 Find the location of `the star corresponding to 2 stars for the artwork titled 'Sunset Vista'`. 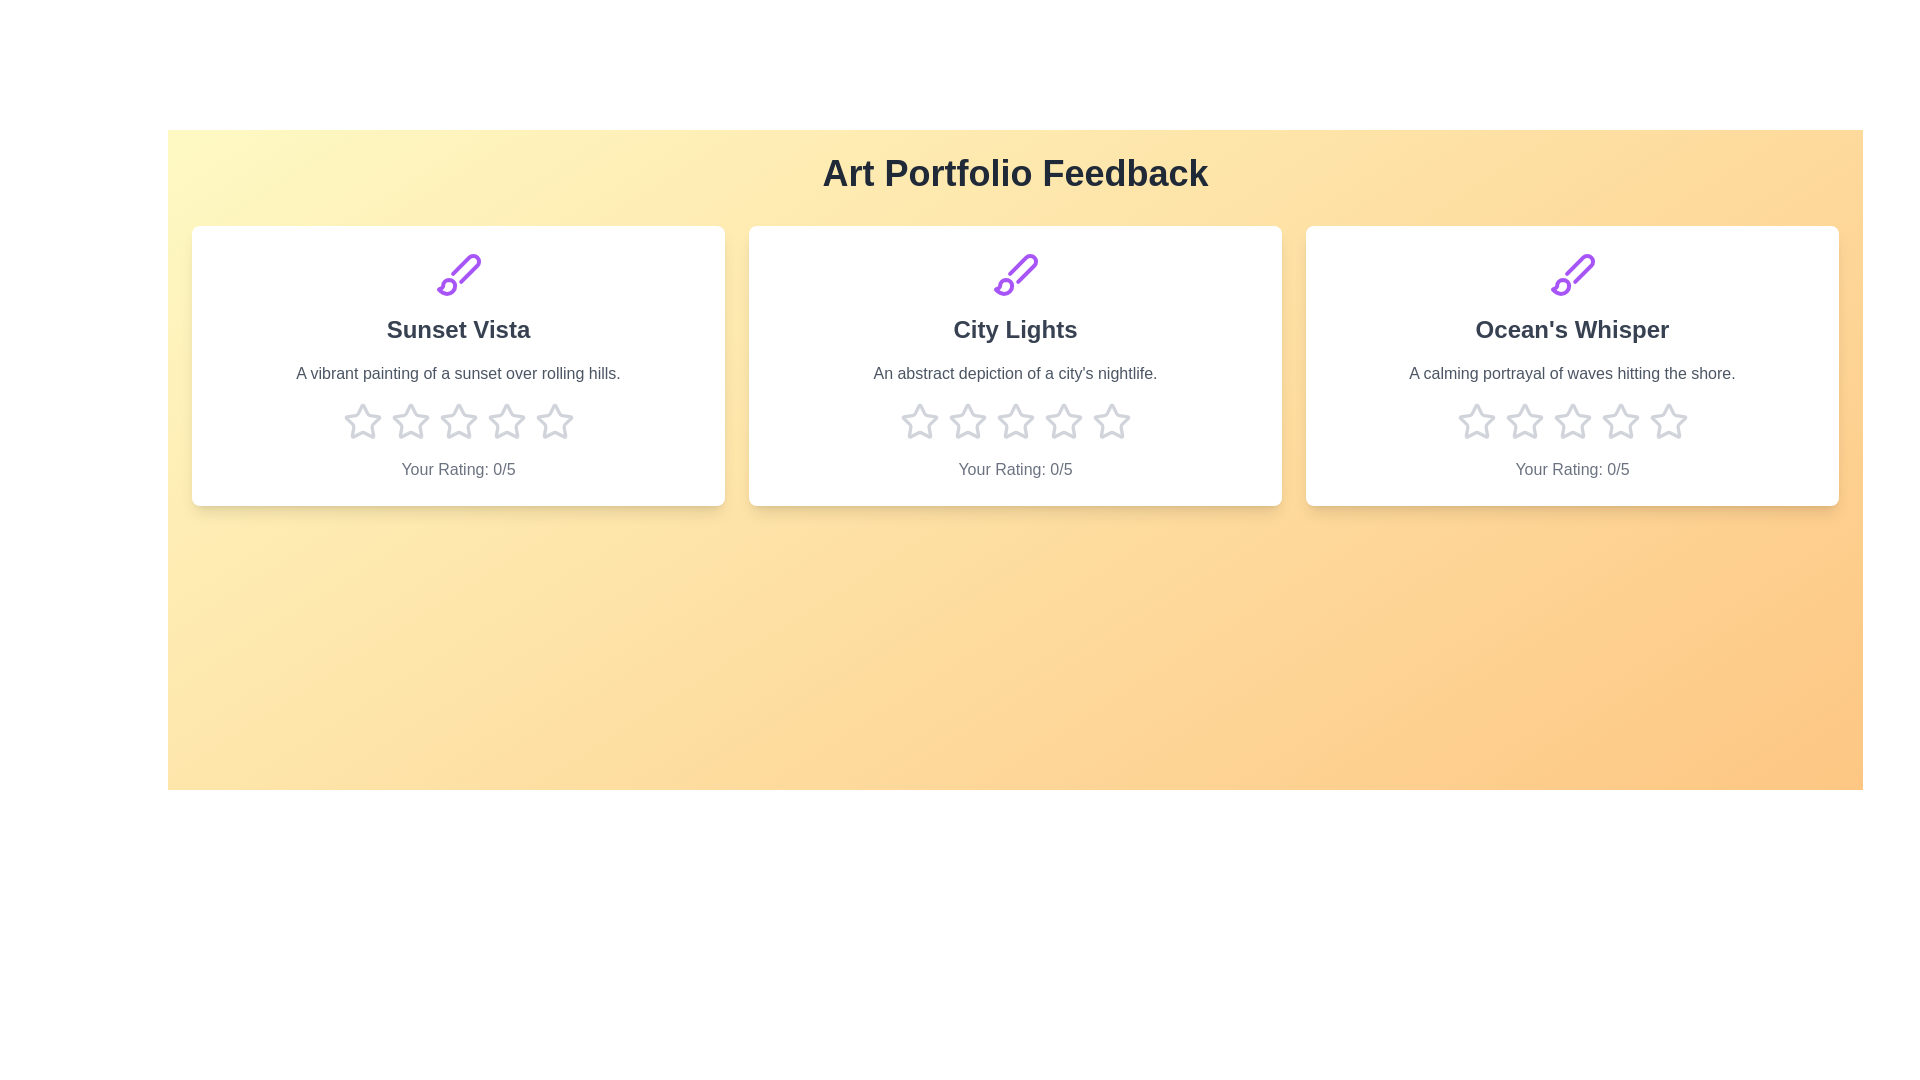

the star corresponding to 2 stars for the artwork titled 'Sunset Vista' is located at coordinates (409, 420).